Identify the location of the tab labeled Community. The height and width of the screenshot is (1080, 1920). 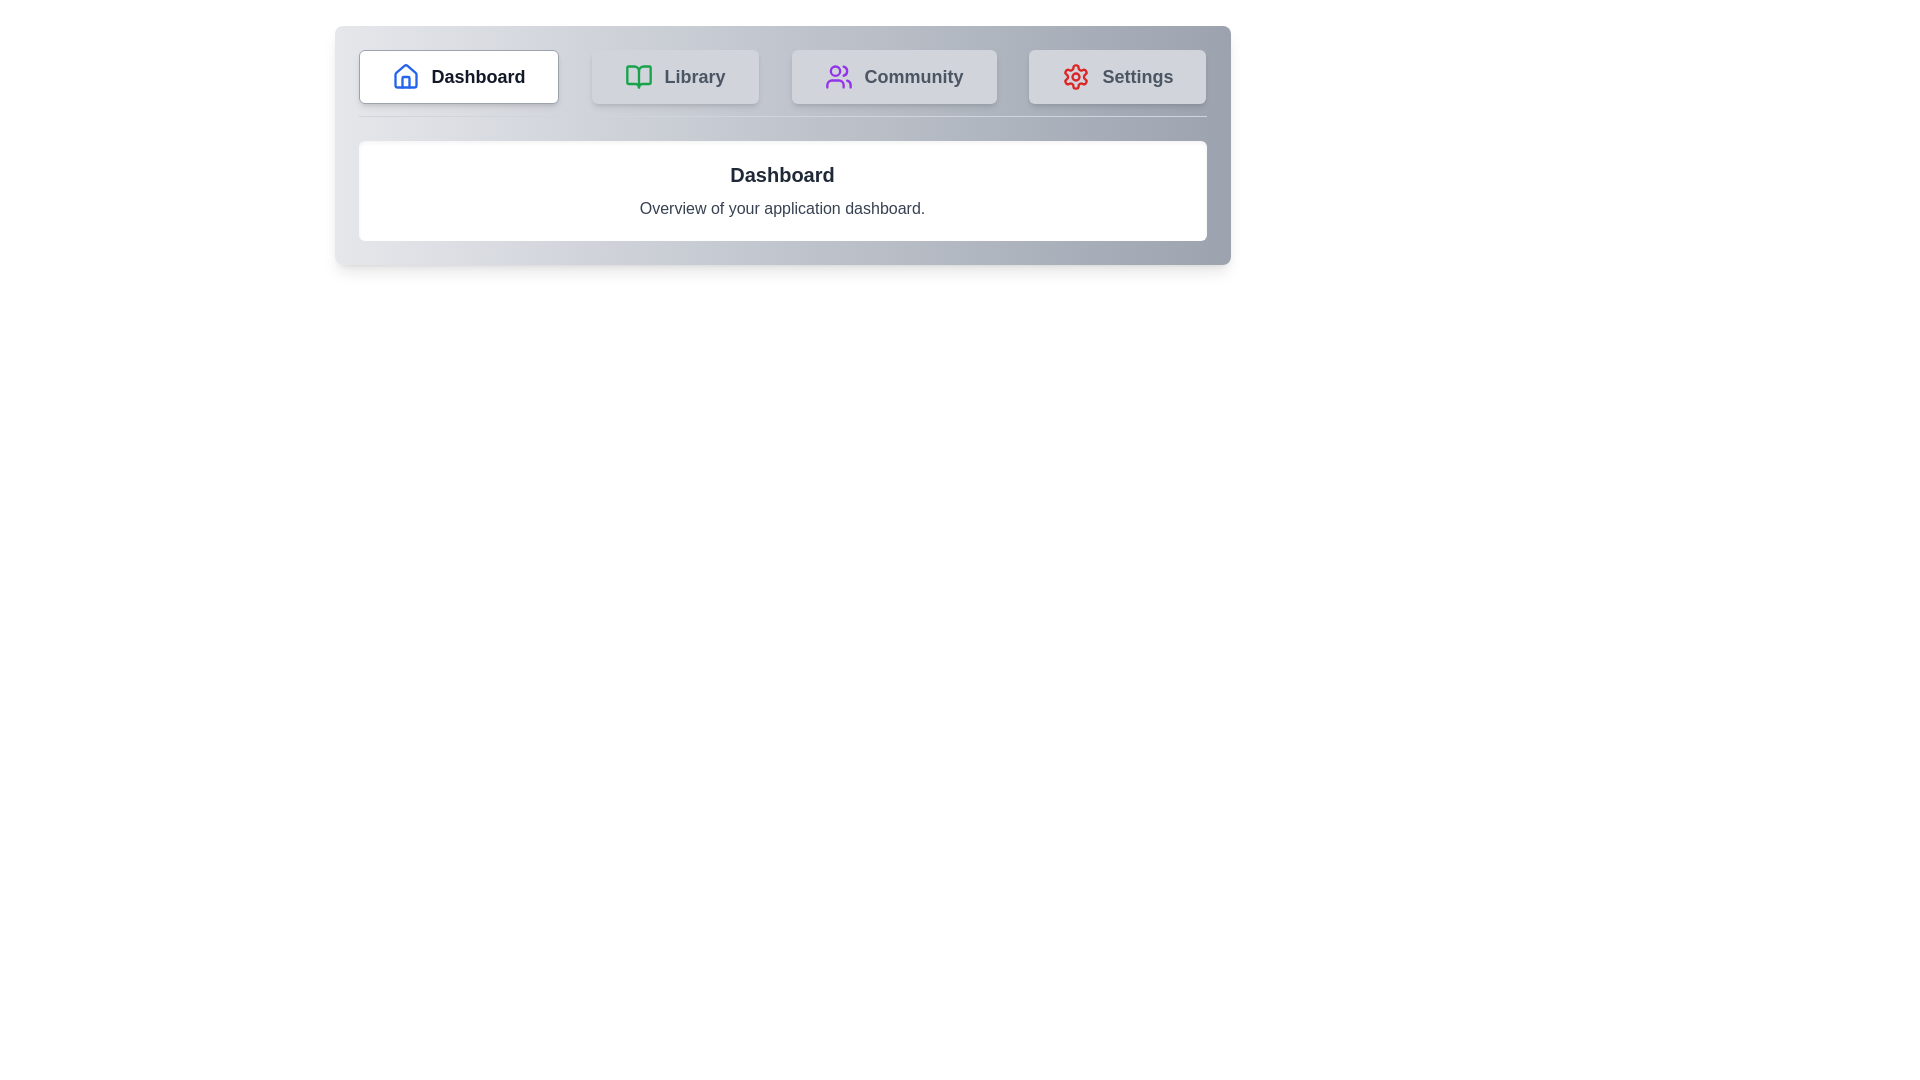
(892, 76).